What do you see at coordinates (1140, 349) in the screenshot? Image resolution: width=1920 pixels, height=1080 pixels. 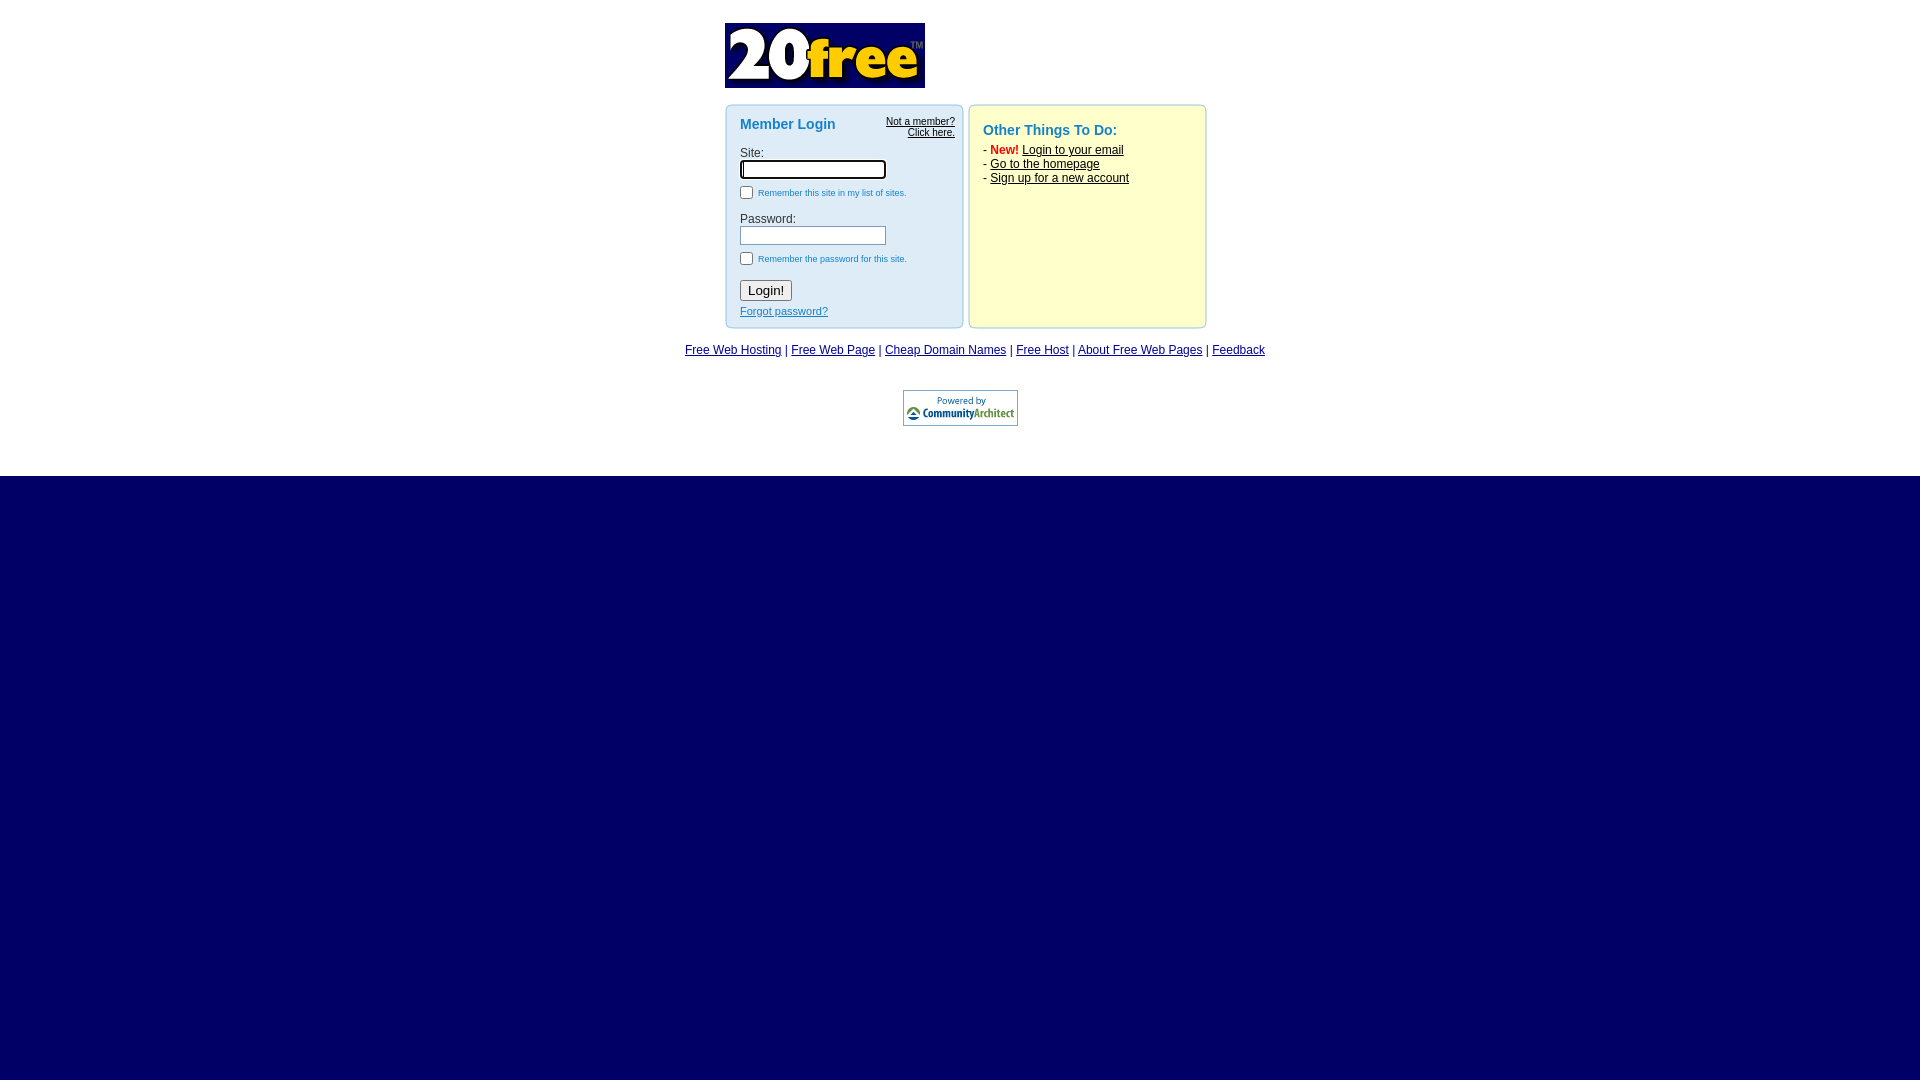 I see `'About Free Web Pages'` at bounding box center [1140, 349].